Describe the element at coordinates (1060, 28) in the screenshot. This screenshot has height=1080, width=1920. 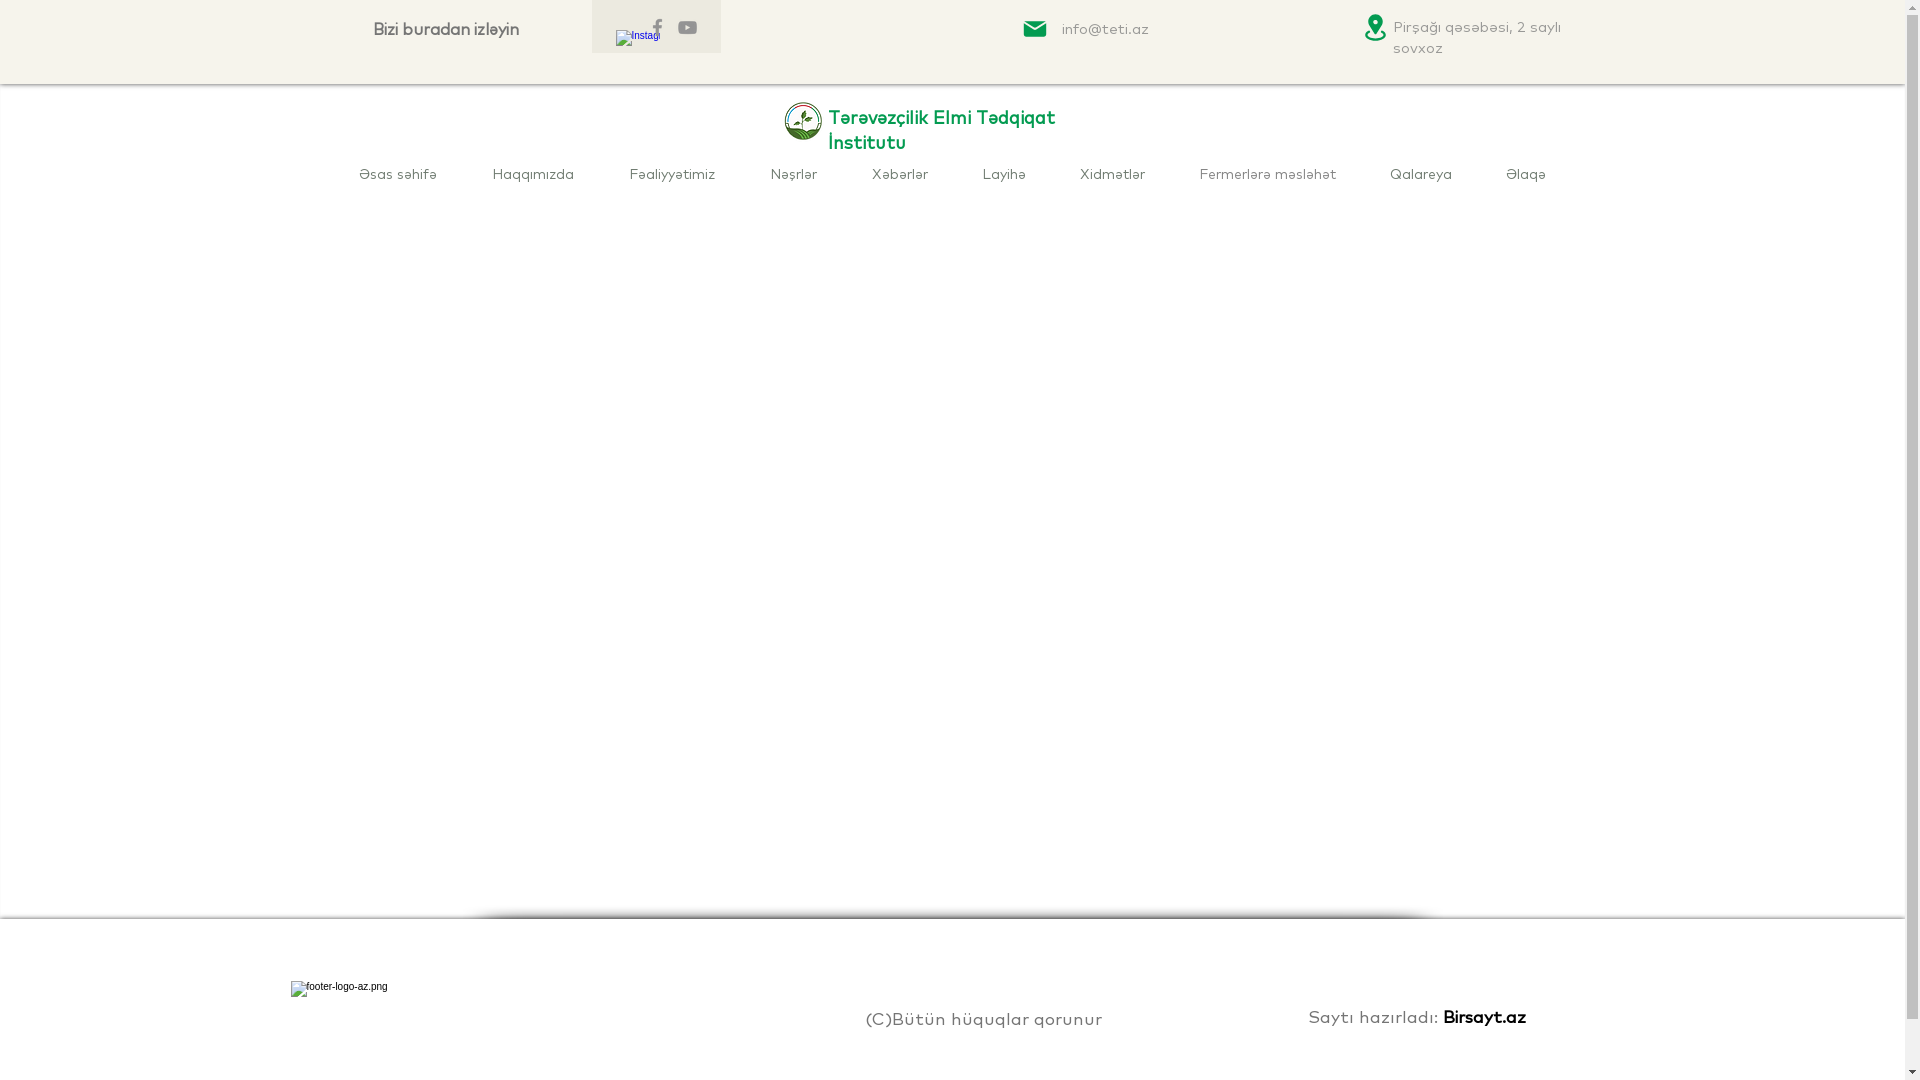
I see `'info@teti.az'` at that location.